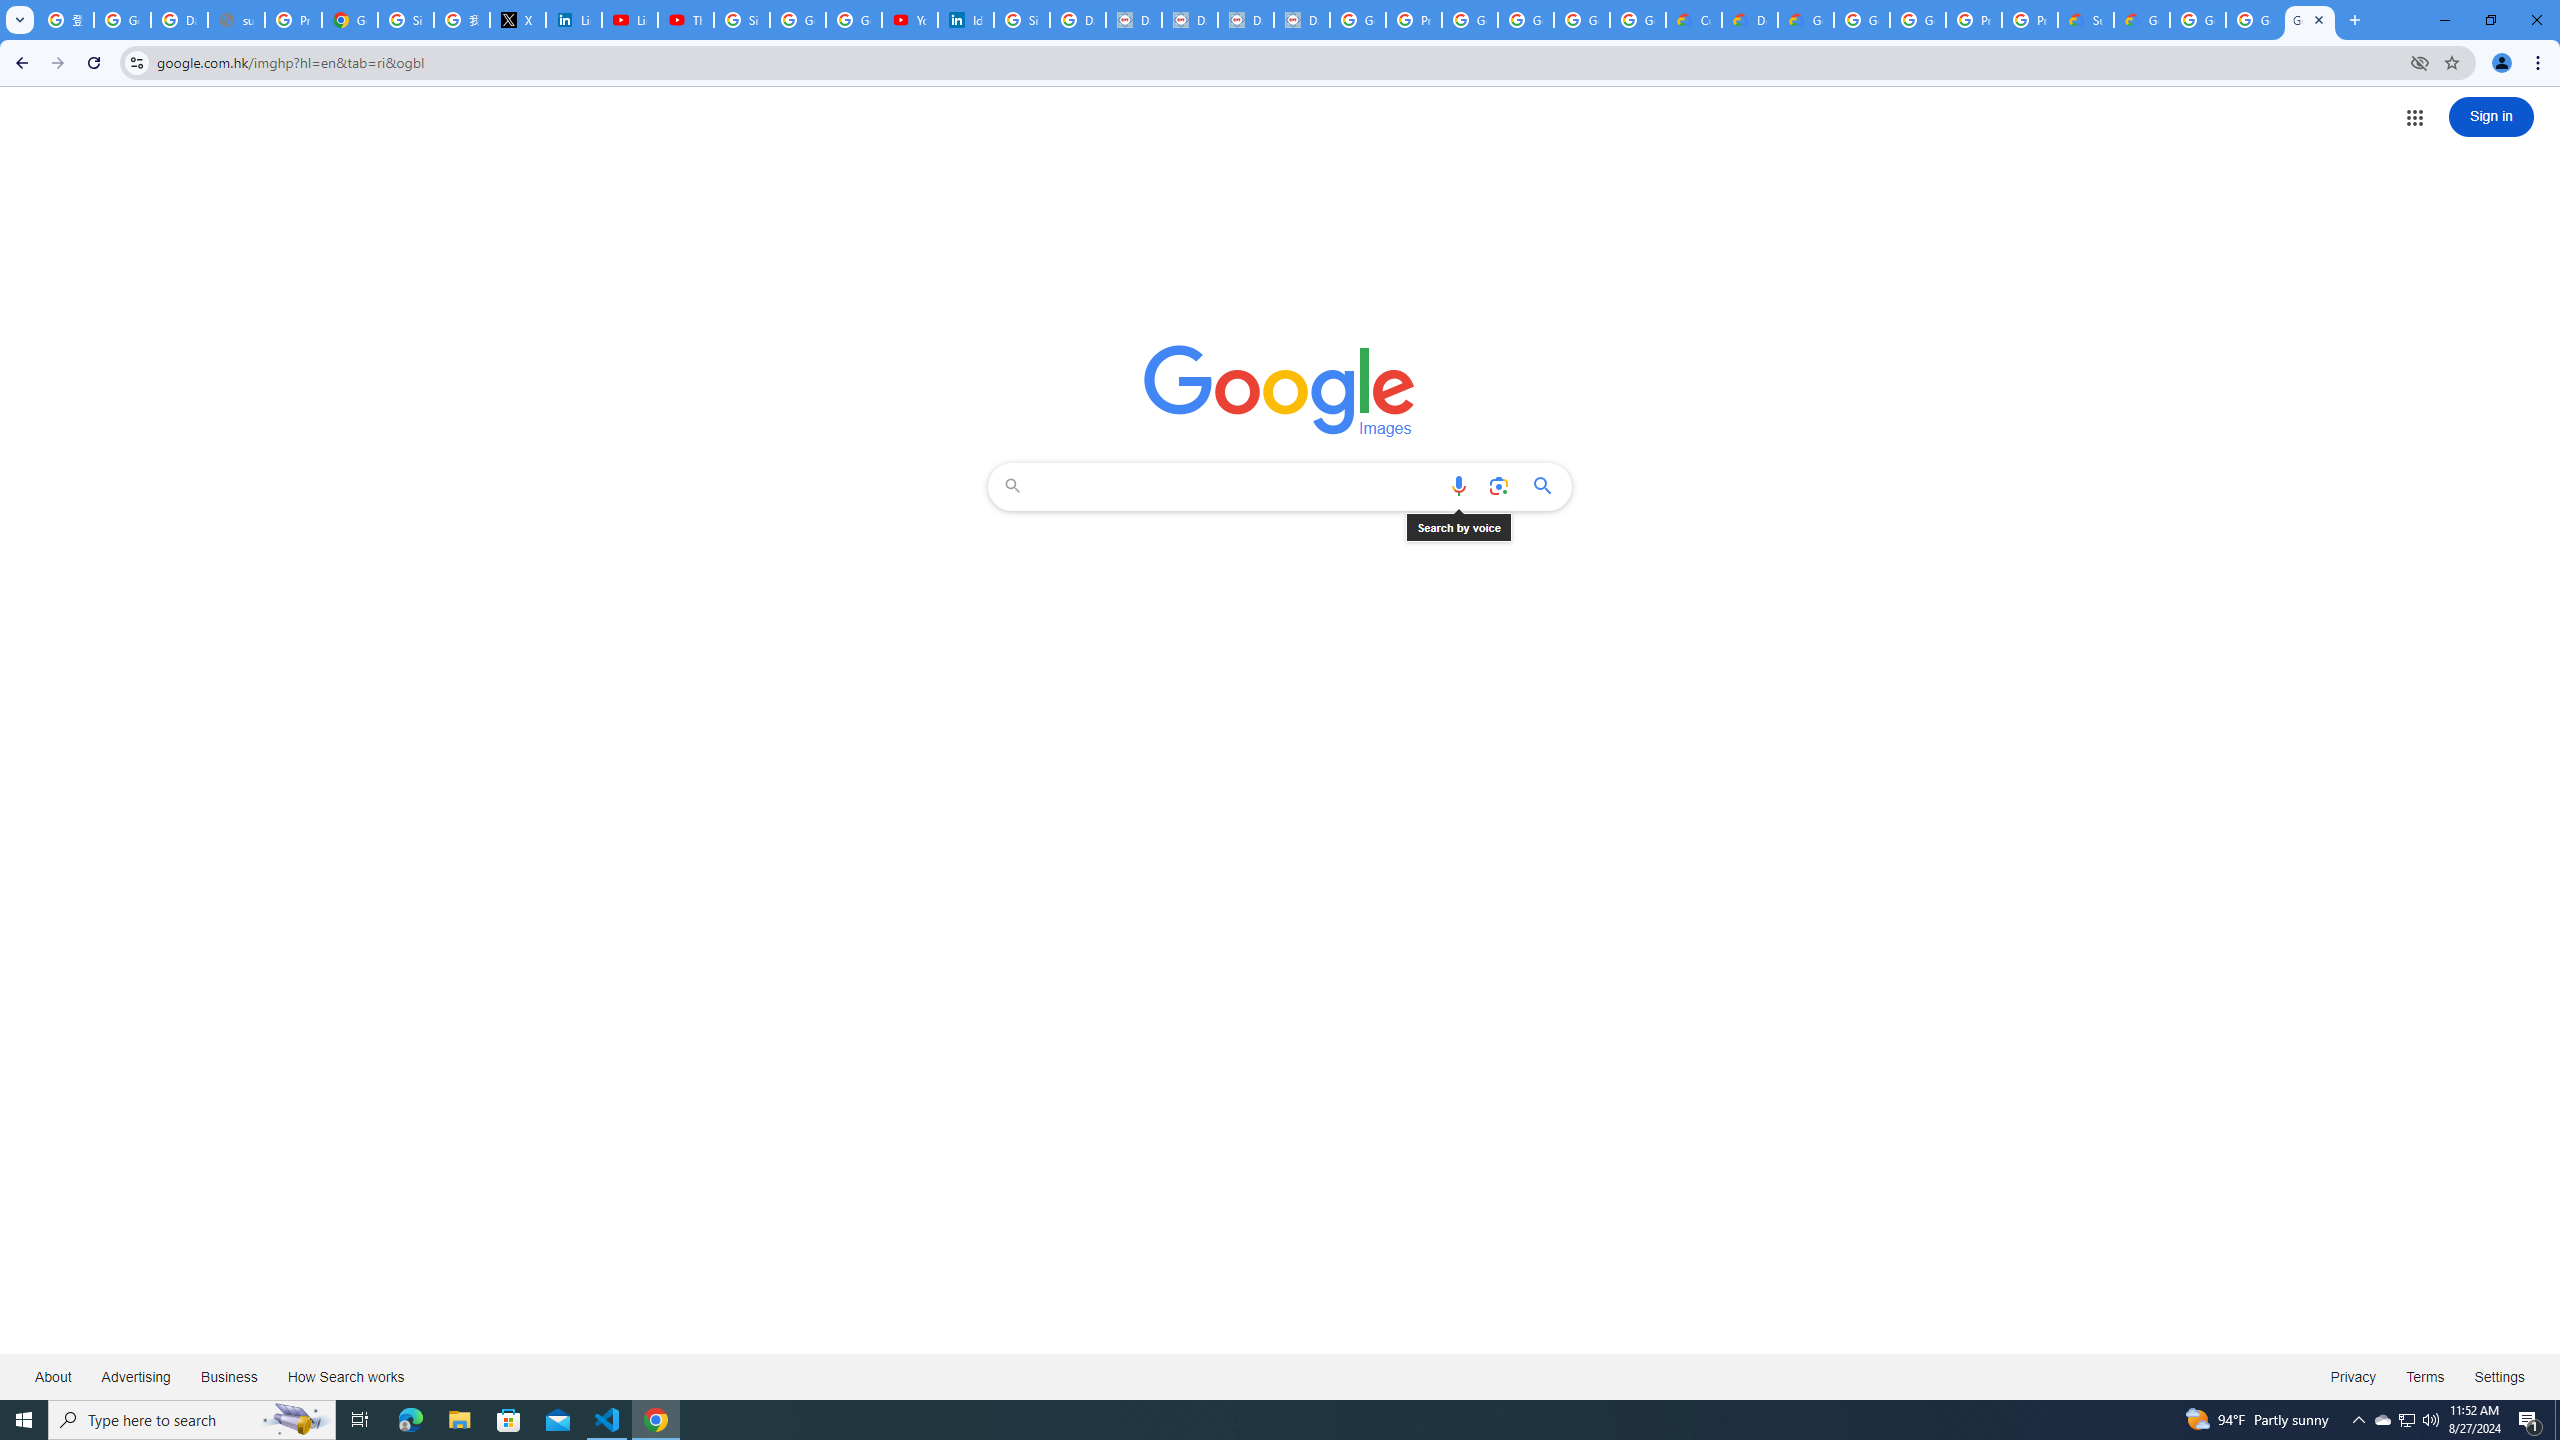  Describe the element at coordinates (2254, 19) in the screenshot. I see `'Google Cloud Platform'` at that location.